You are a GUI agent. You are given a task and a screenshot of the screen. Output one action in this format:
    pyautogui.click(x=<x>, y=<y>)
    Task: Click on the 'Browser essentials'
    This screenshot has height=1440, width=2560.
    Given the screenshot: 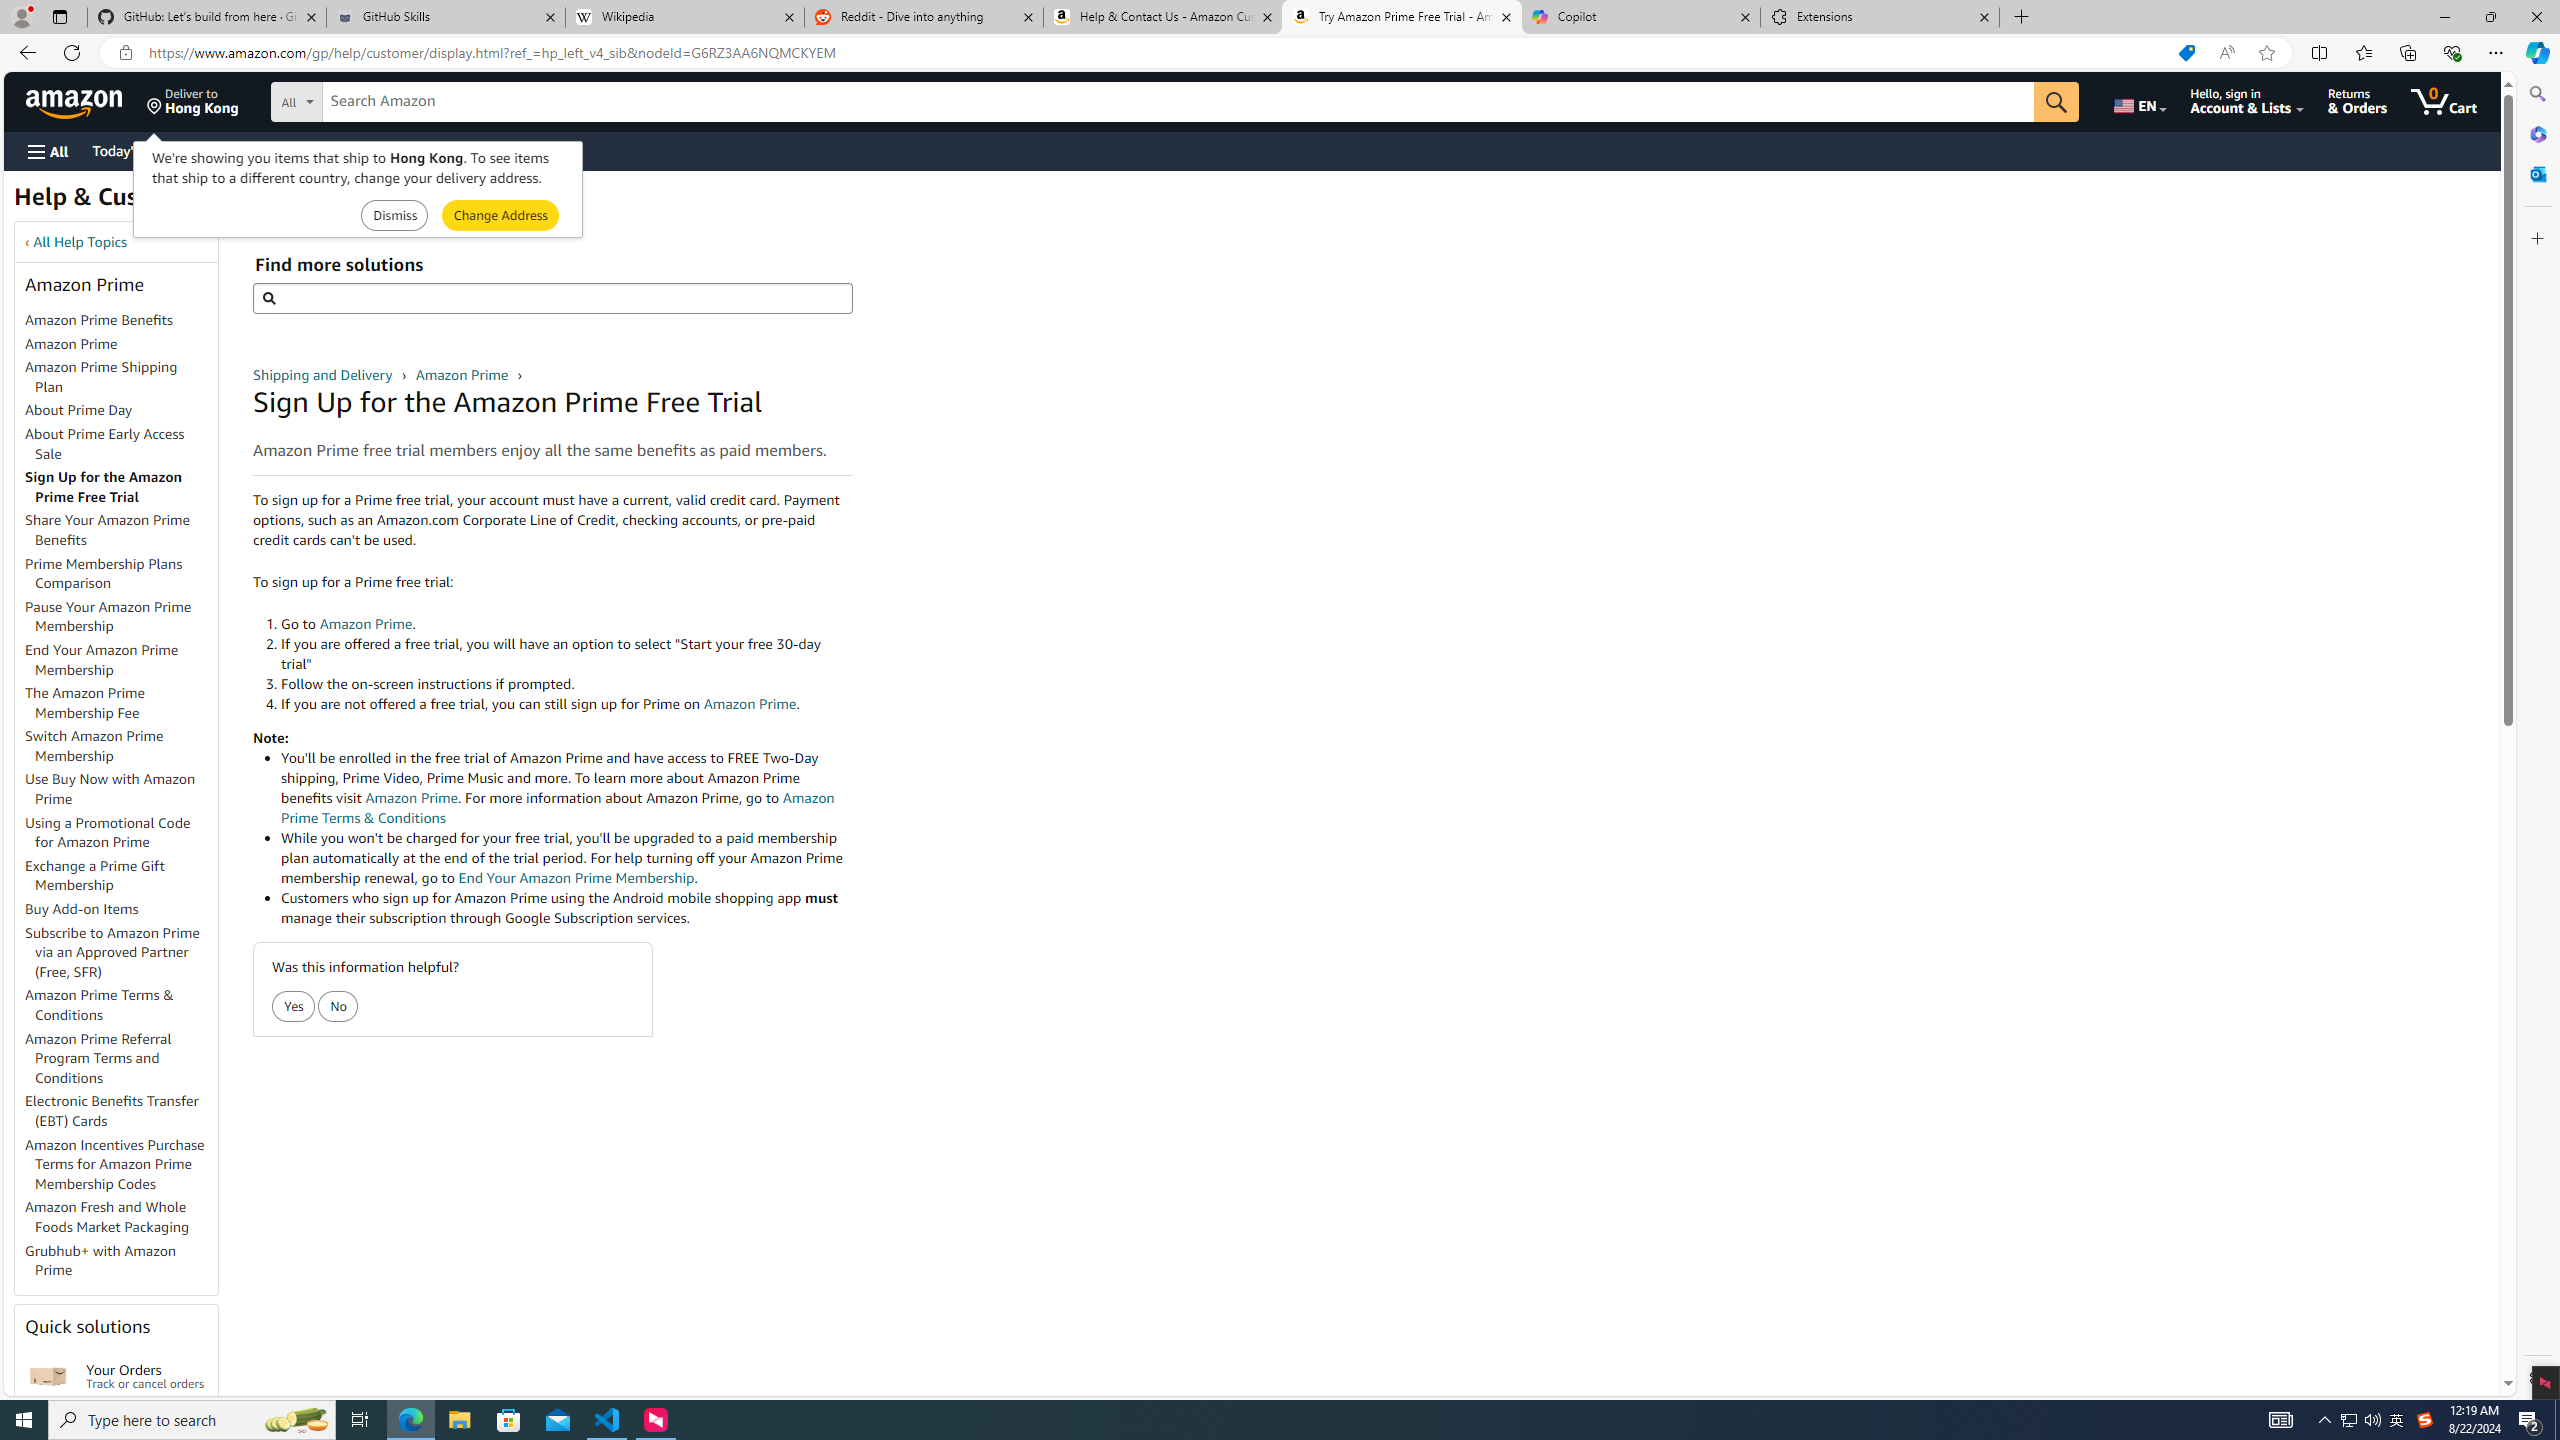 What is the action you would take?
    pyautogui.click(x=2451, y=51)
    